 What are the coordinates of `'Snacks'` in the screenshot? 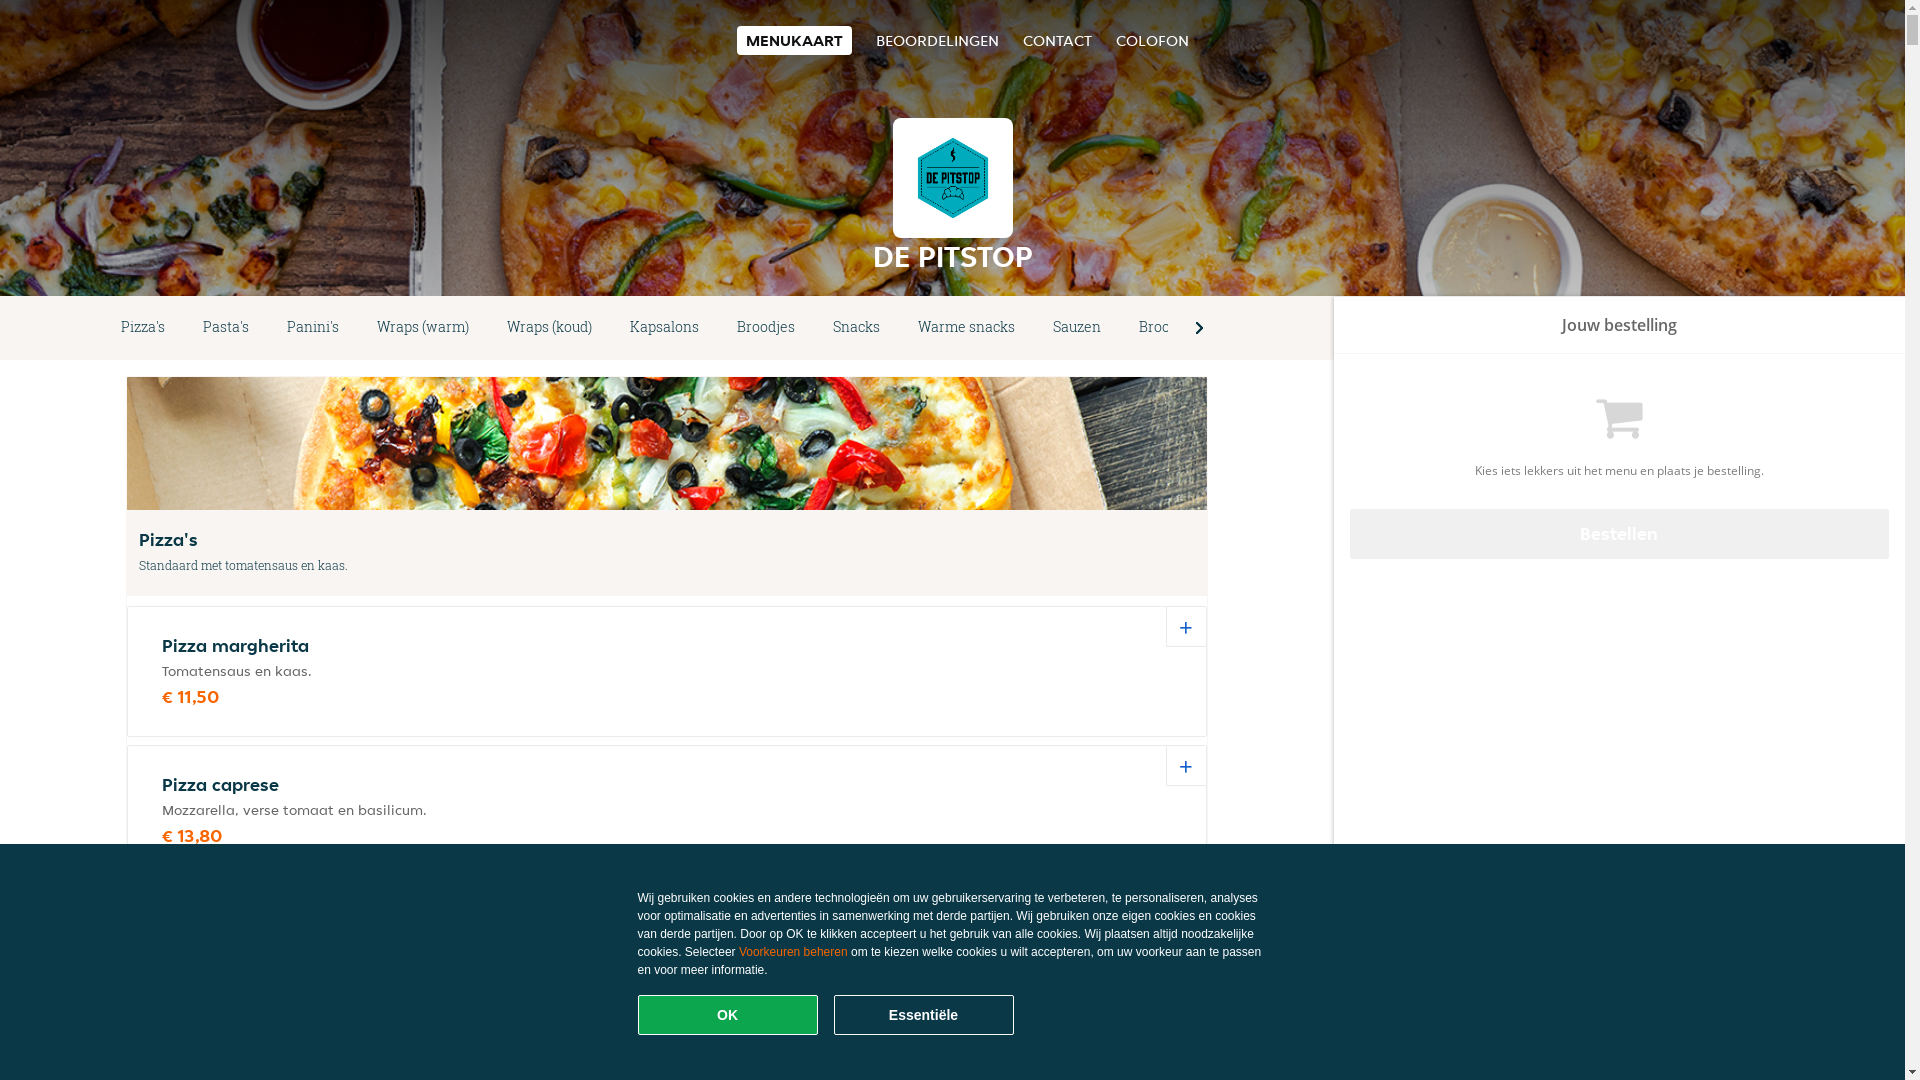 It's located at (856, 326).